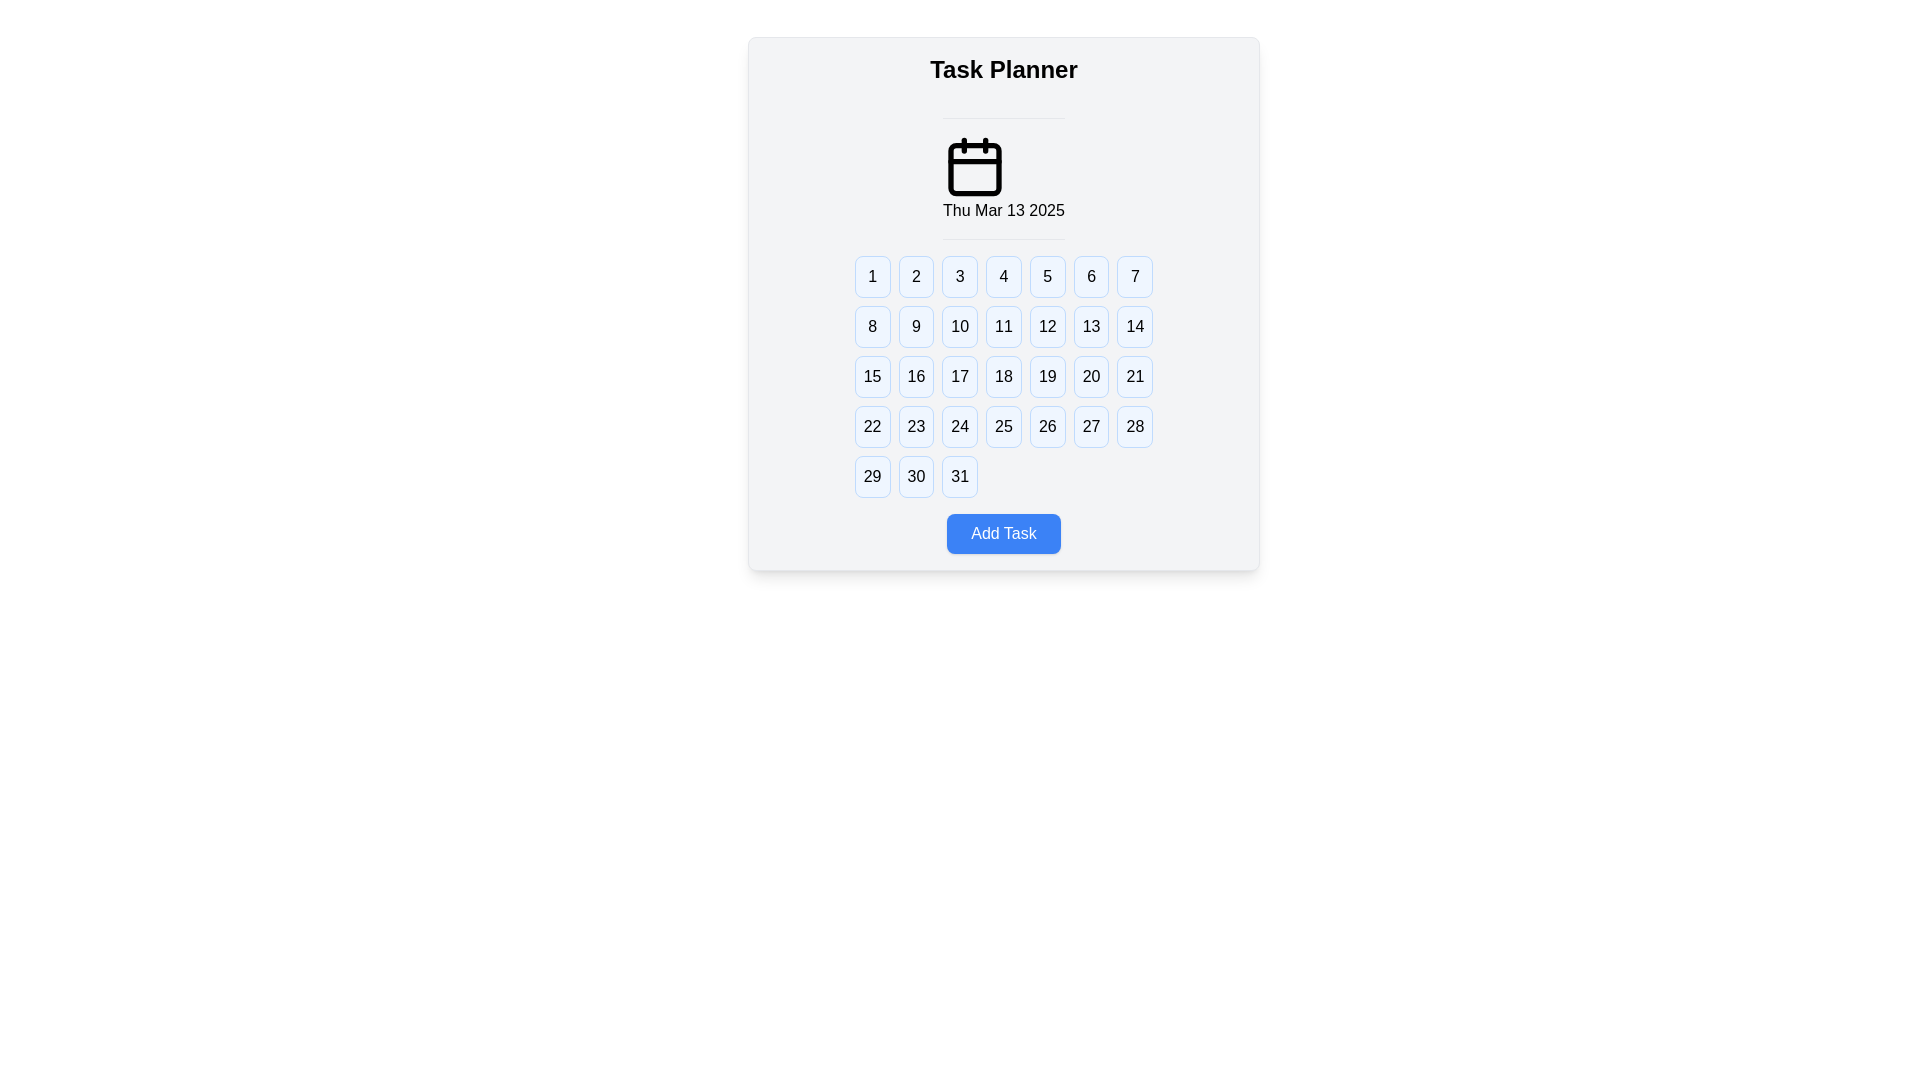 This screenshot has height=1080, width=1920. I want to click on the header text element that serves as a title for the task planner section, located at the top-center of the interface, so click(1003, 68).